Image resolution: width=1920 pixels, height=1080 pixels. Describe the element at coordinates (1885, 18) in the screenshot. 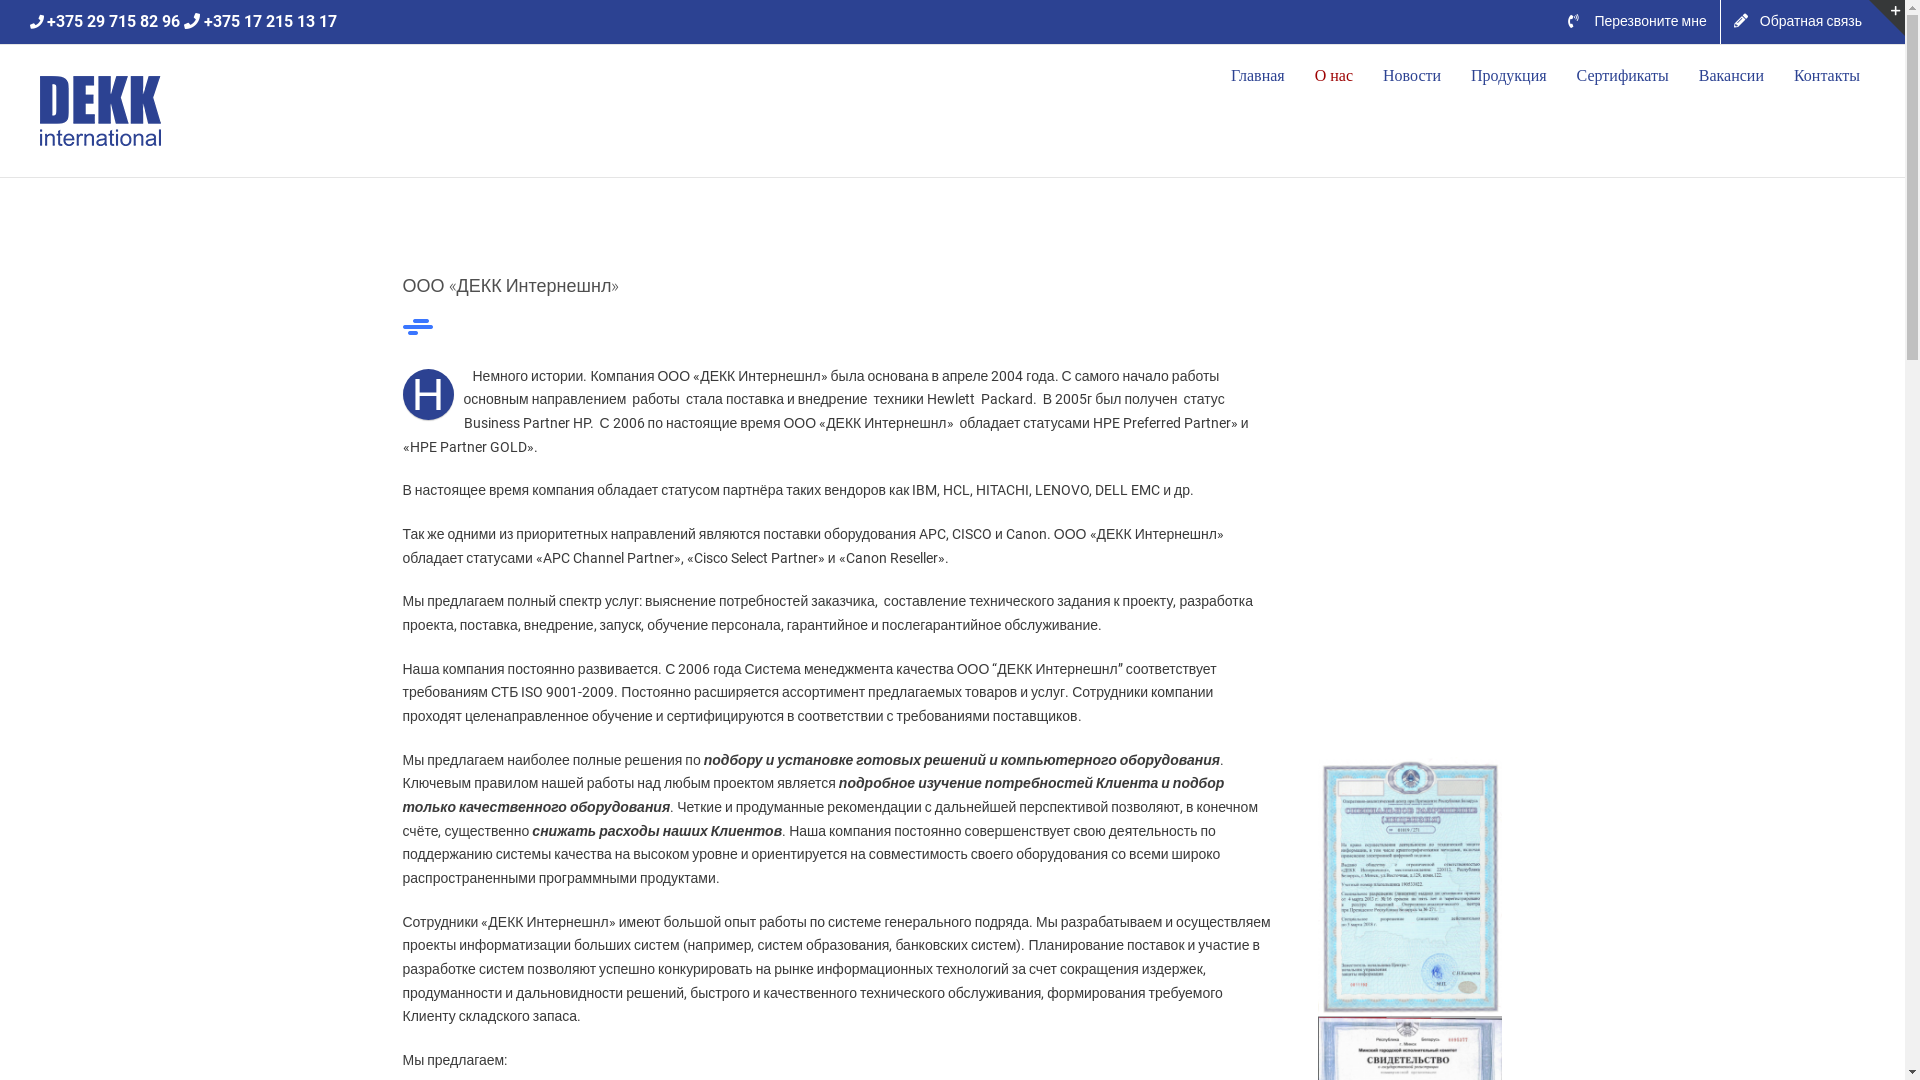

I see `'Toggle Sliding Bar Area'` at that location.